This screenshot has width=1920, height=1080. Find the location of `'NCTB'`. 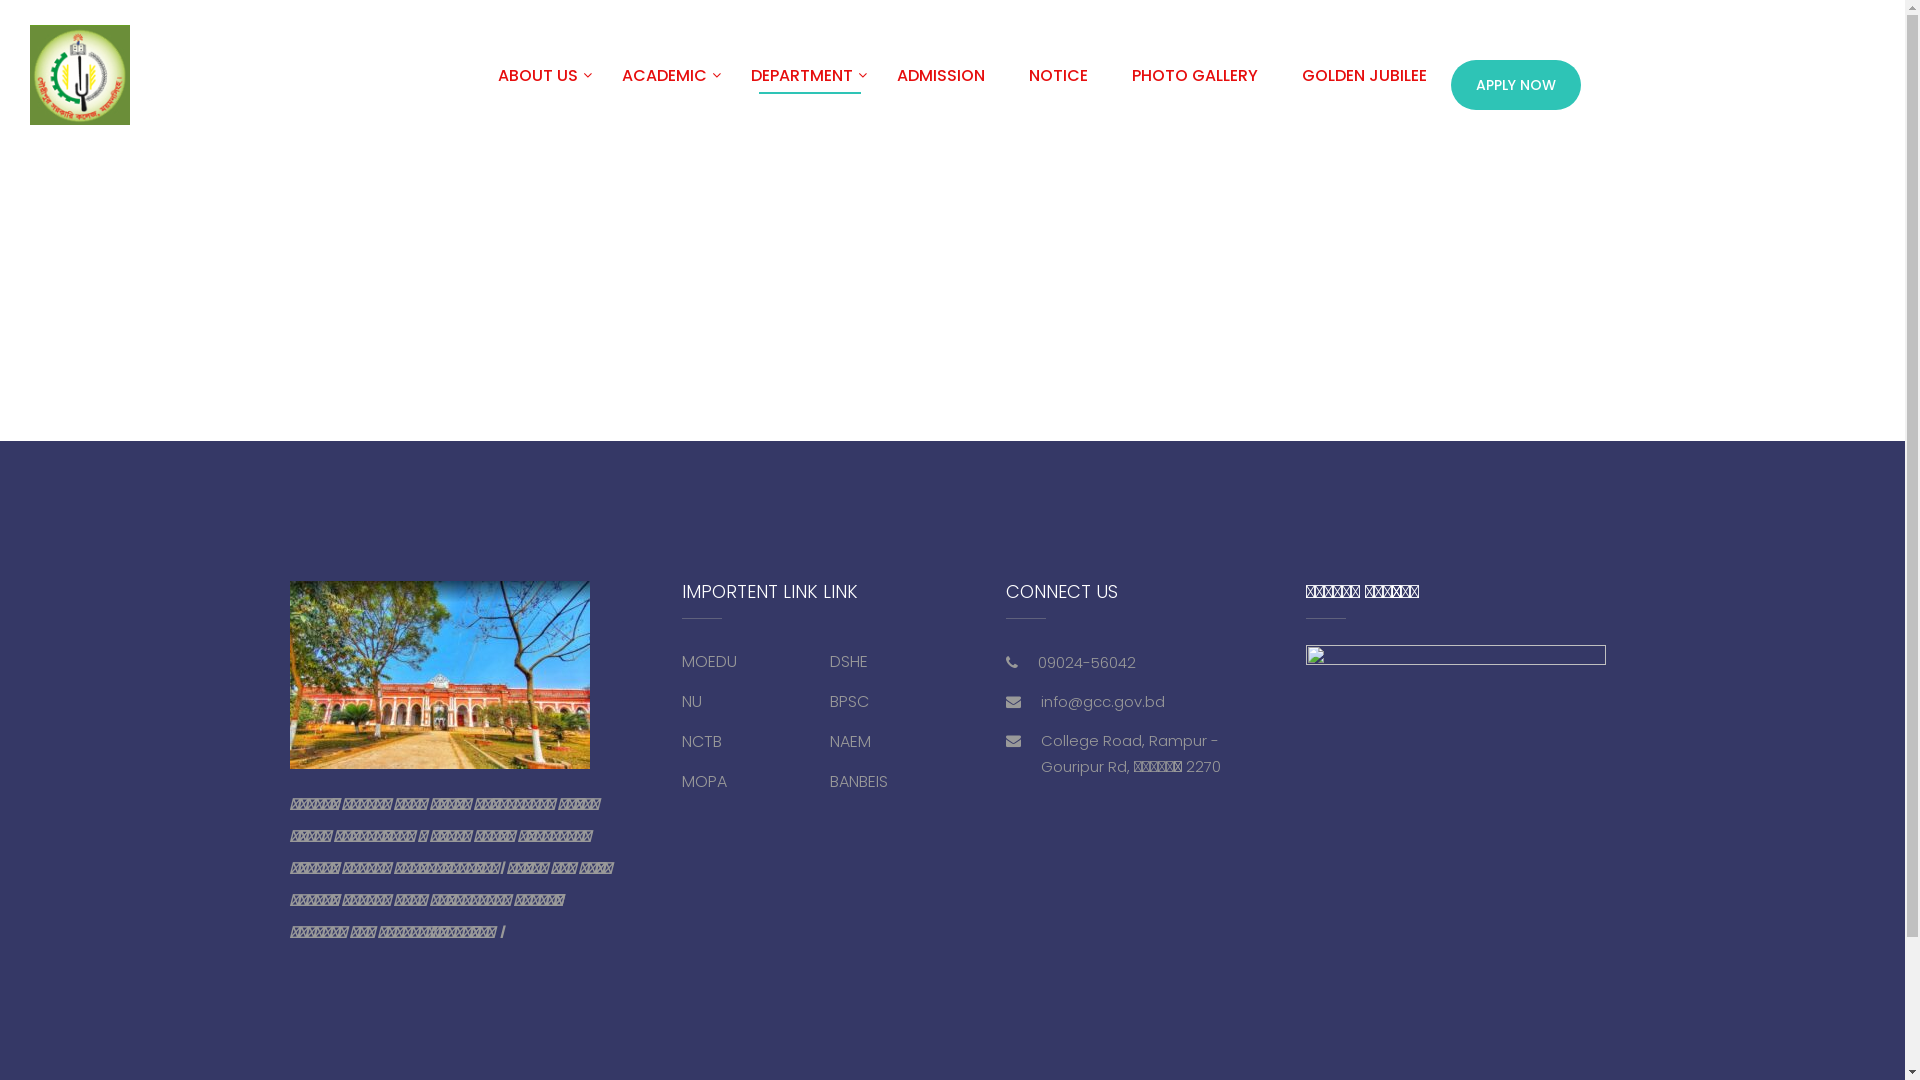

'NCTB' is located at coordinates (701, 741).